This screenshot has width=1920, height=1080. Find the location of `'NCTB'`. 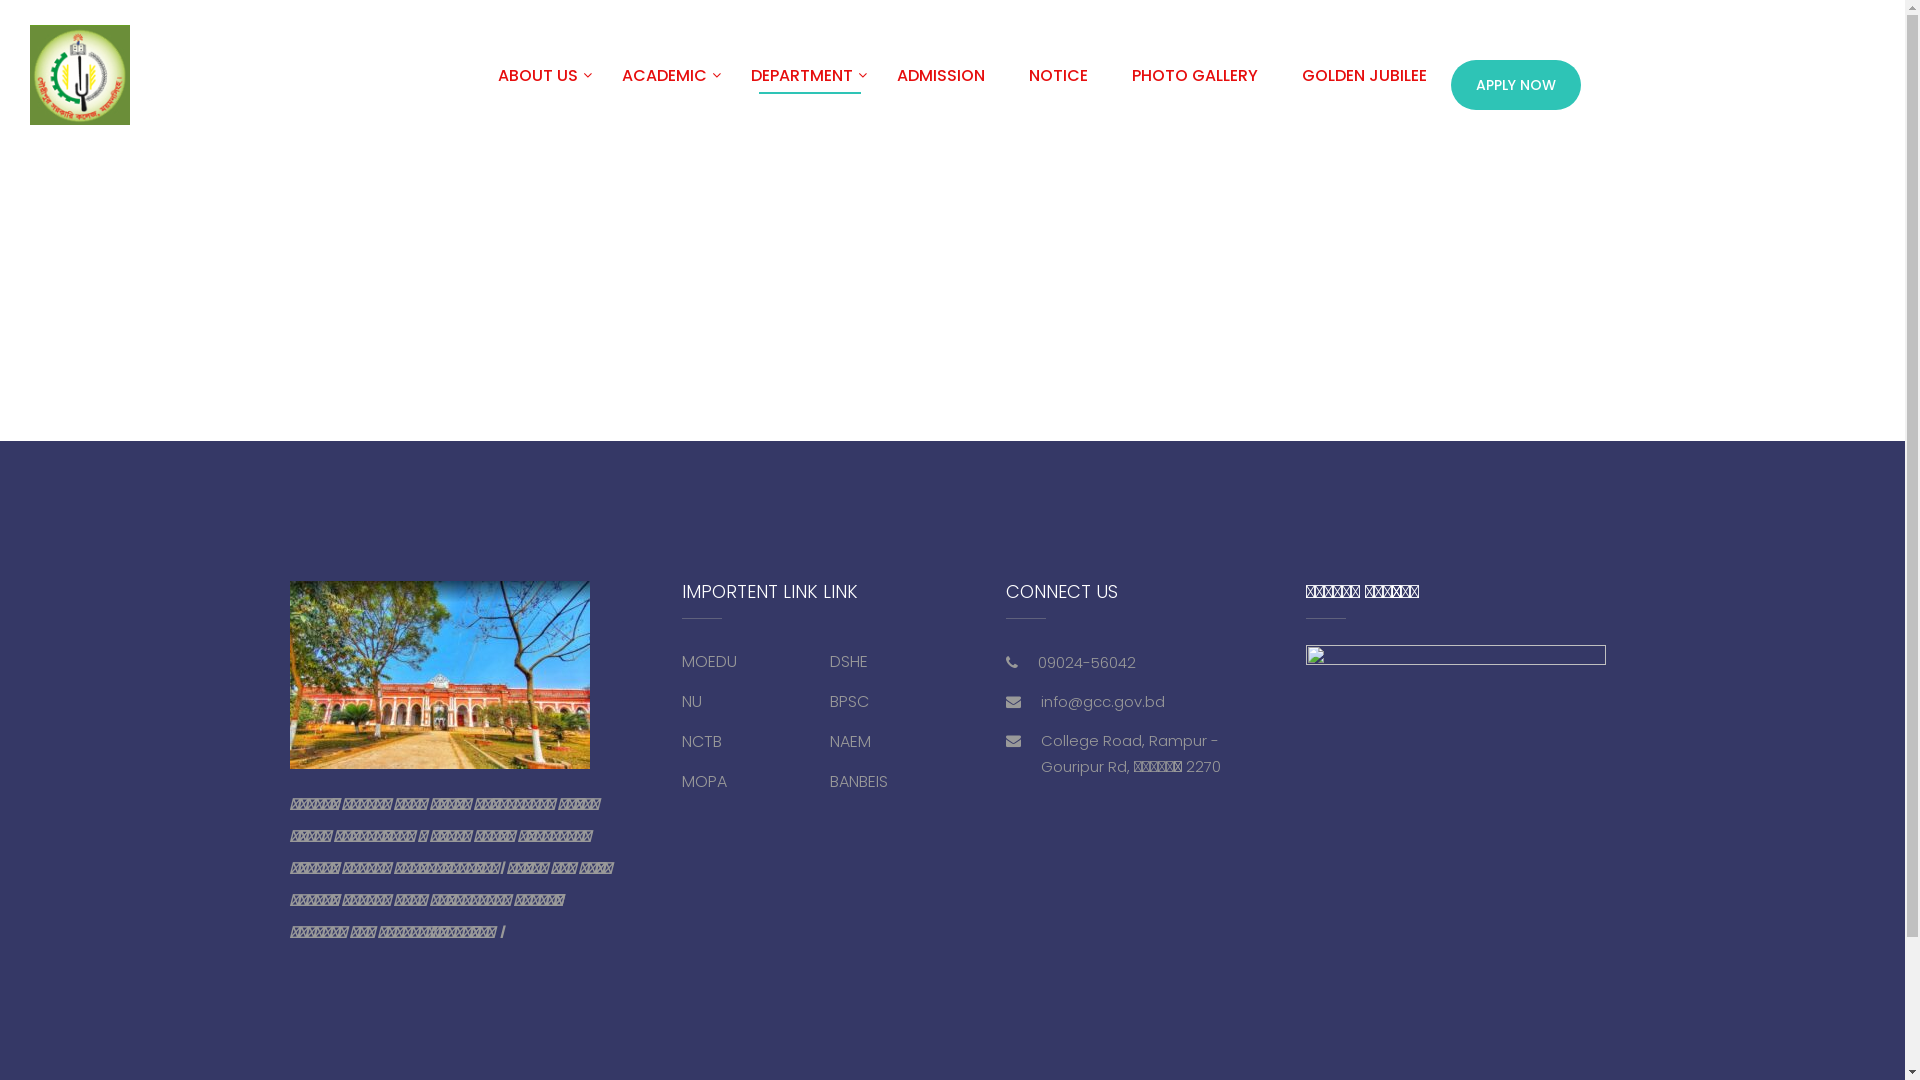

'NCTB' is located at coordinates (701, 741).